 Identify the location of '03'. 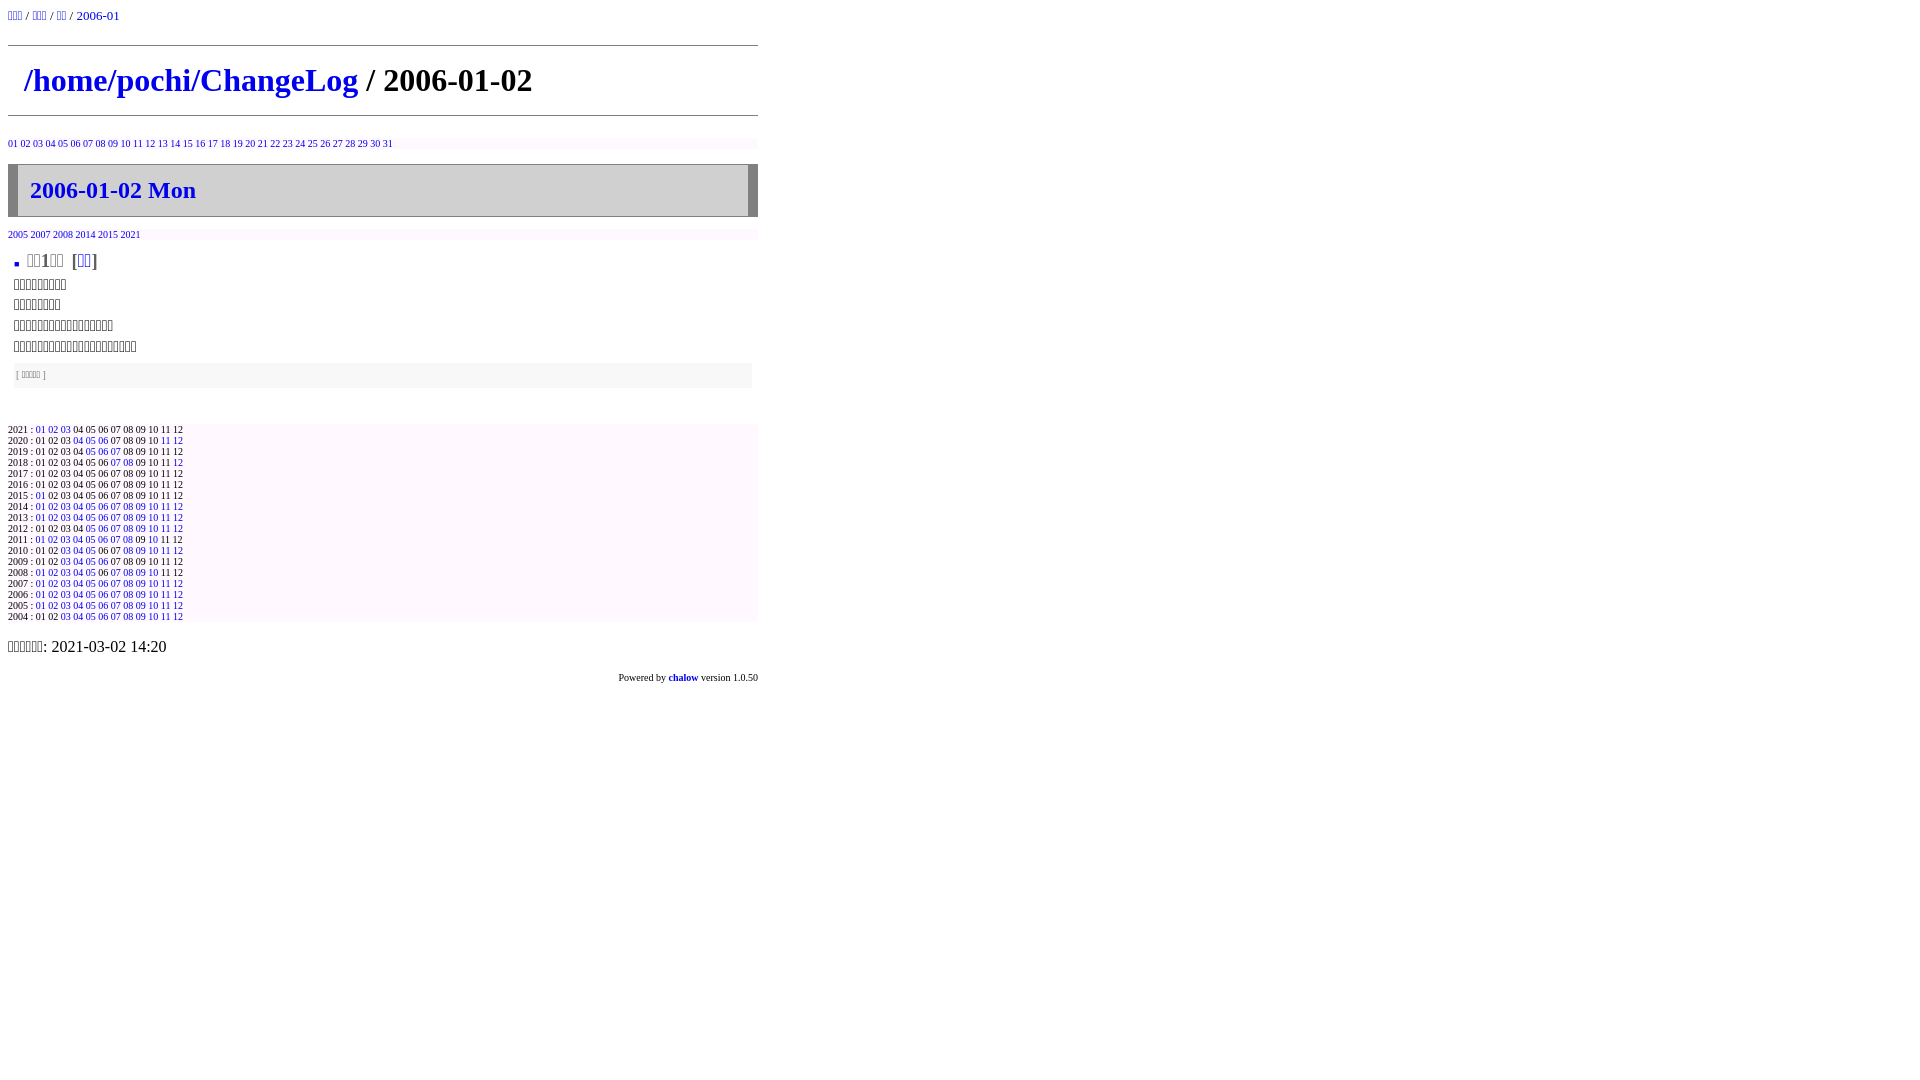
(61, 615).